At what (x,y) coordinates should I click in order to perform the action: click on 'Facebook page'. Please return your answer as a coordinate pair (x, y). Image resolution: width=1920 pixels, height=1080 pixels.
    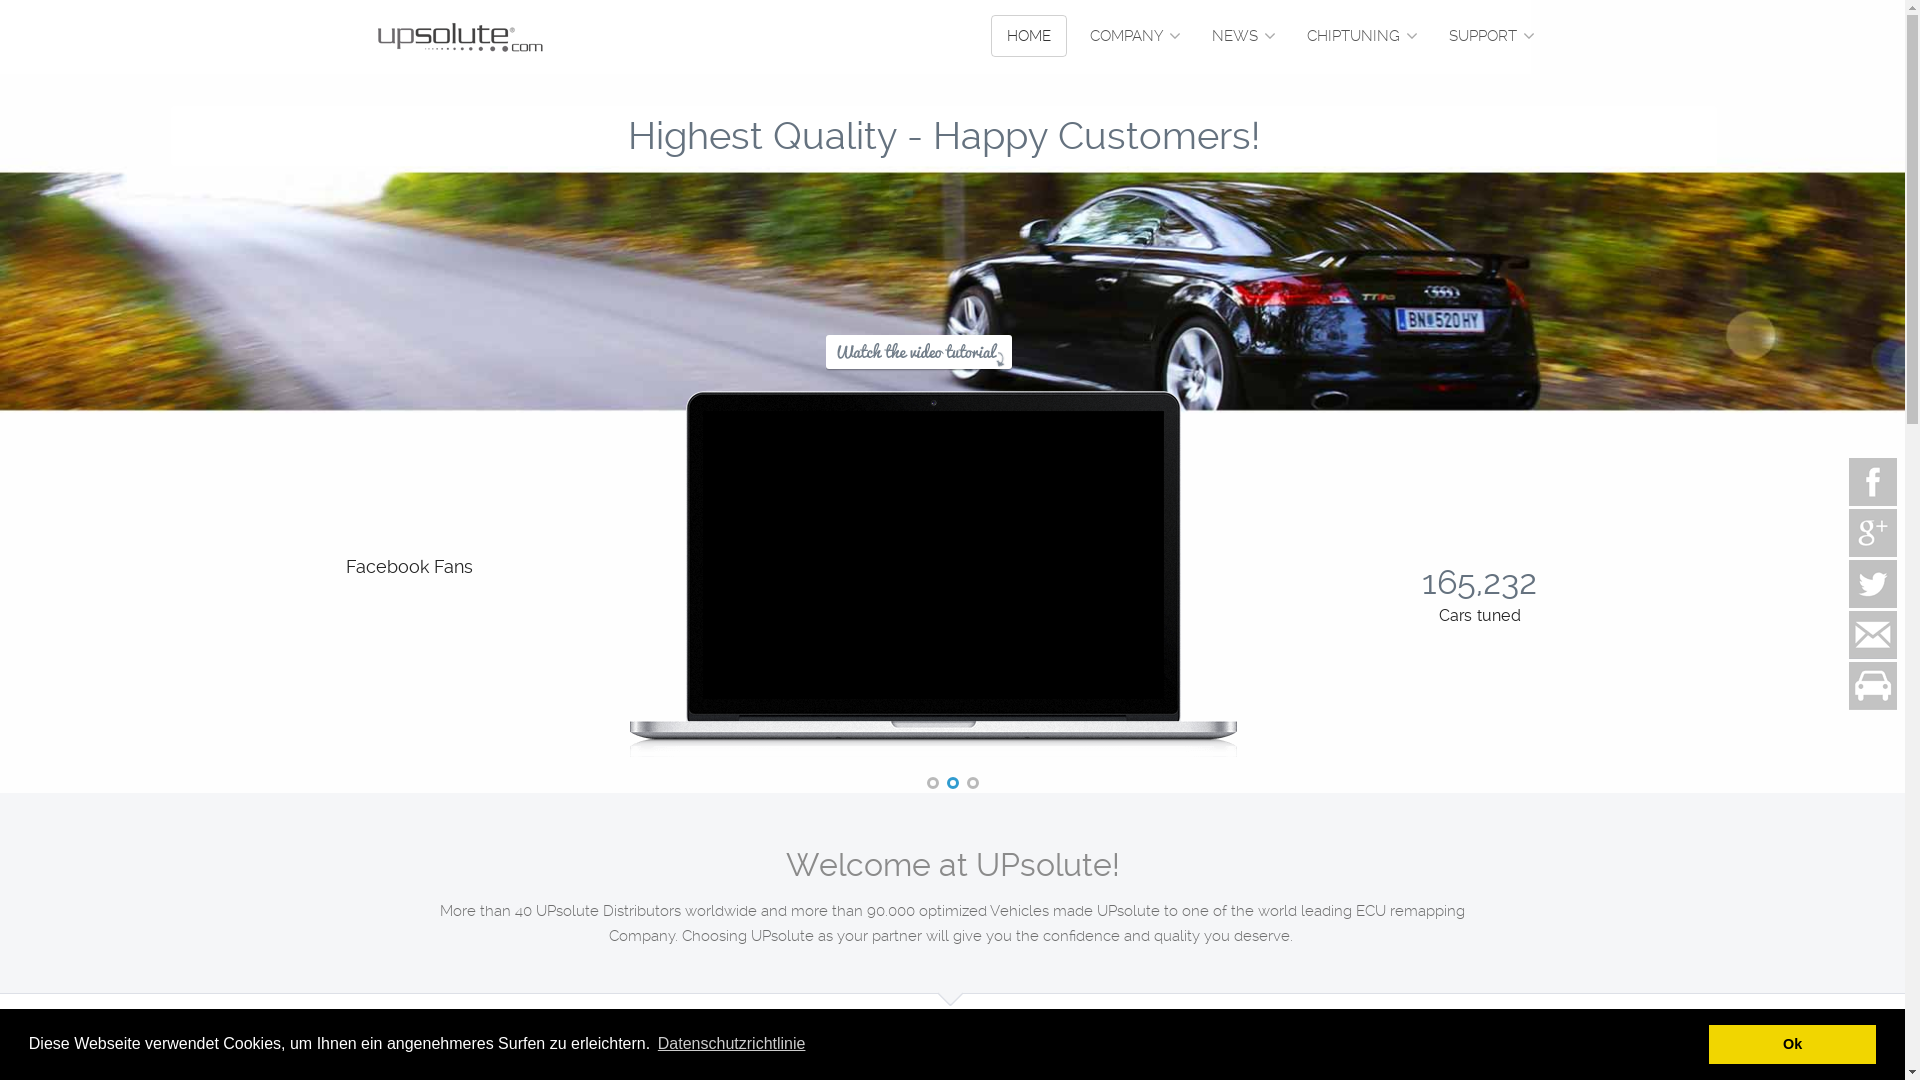
    Looking at the image, I should click on (1871, 482).